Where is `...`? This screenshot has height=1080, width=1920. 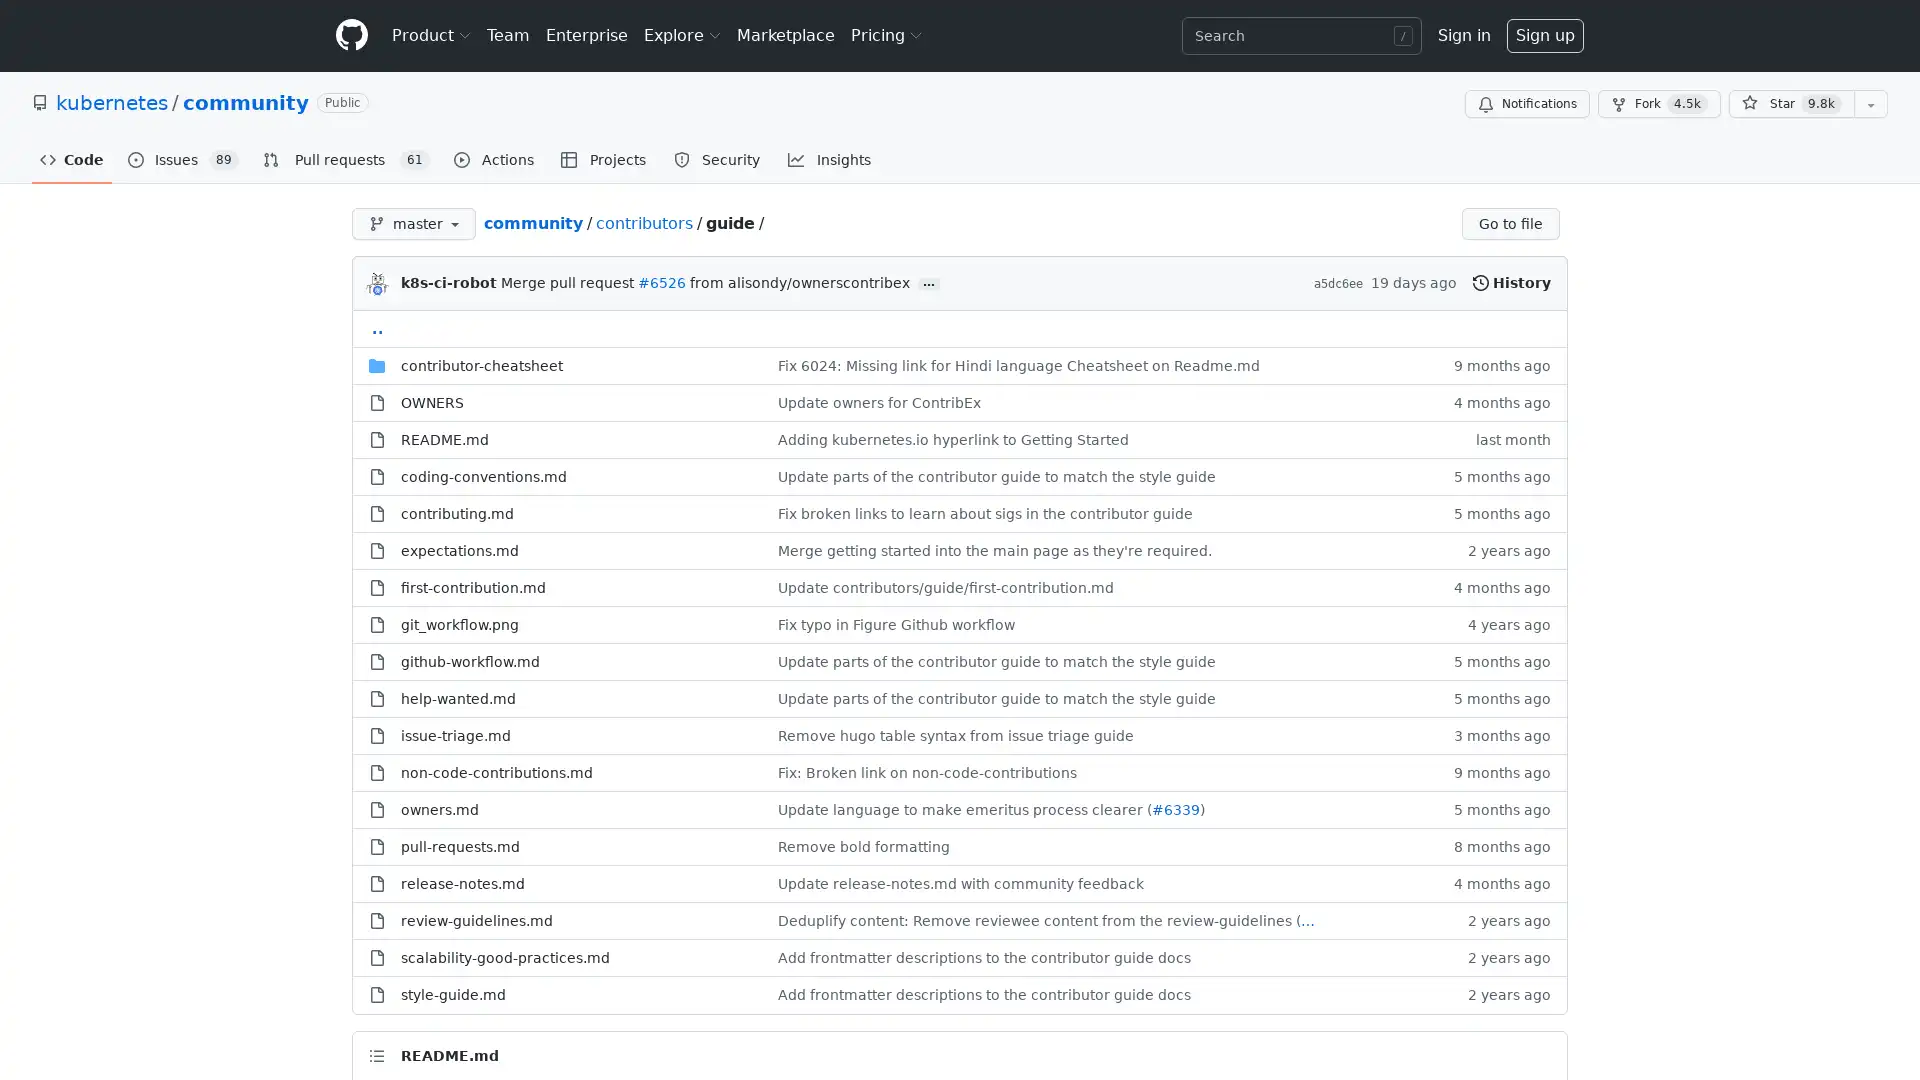
... is located at coordinates (928, 284).